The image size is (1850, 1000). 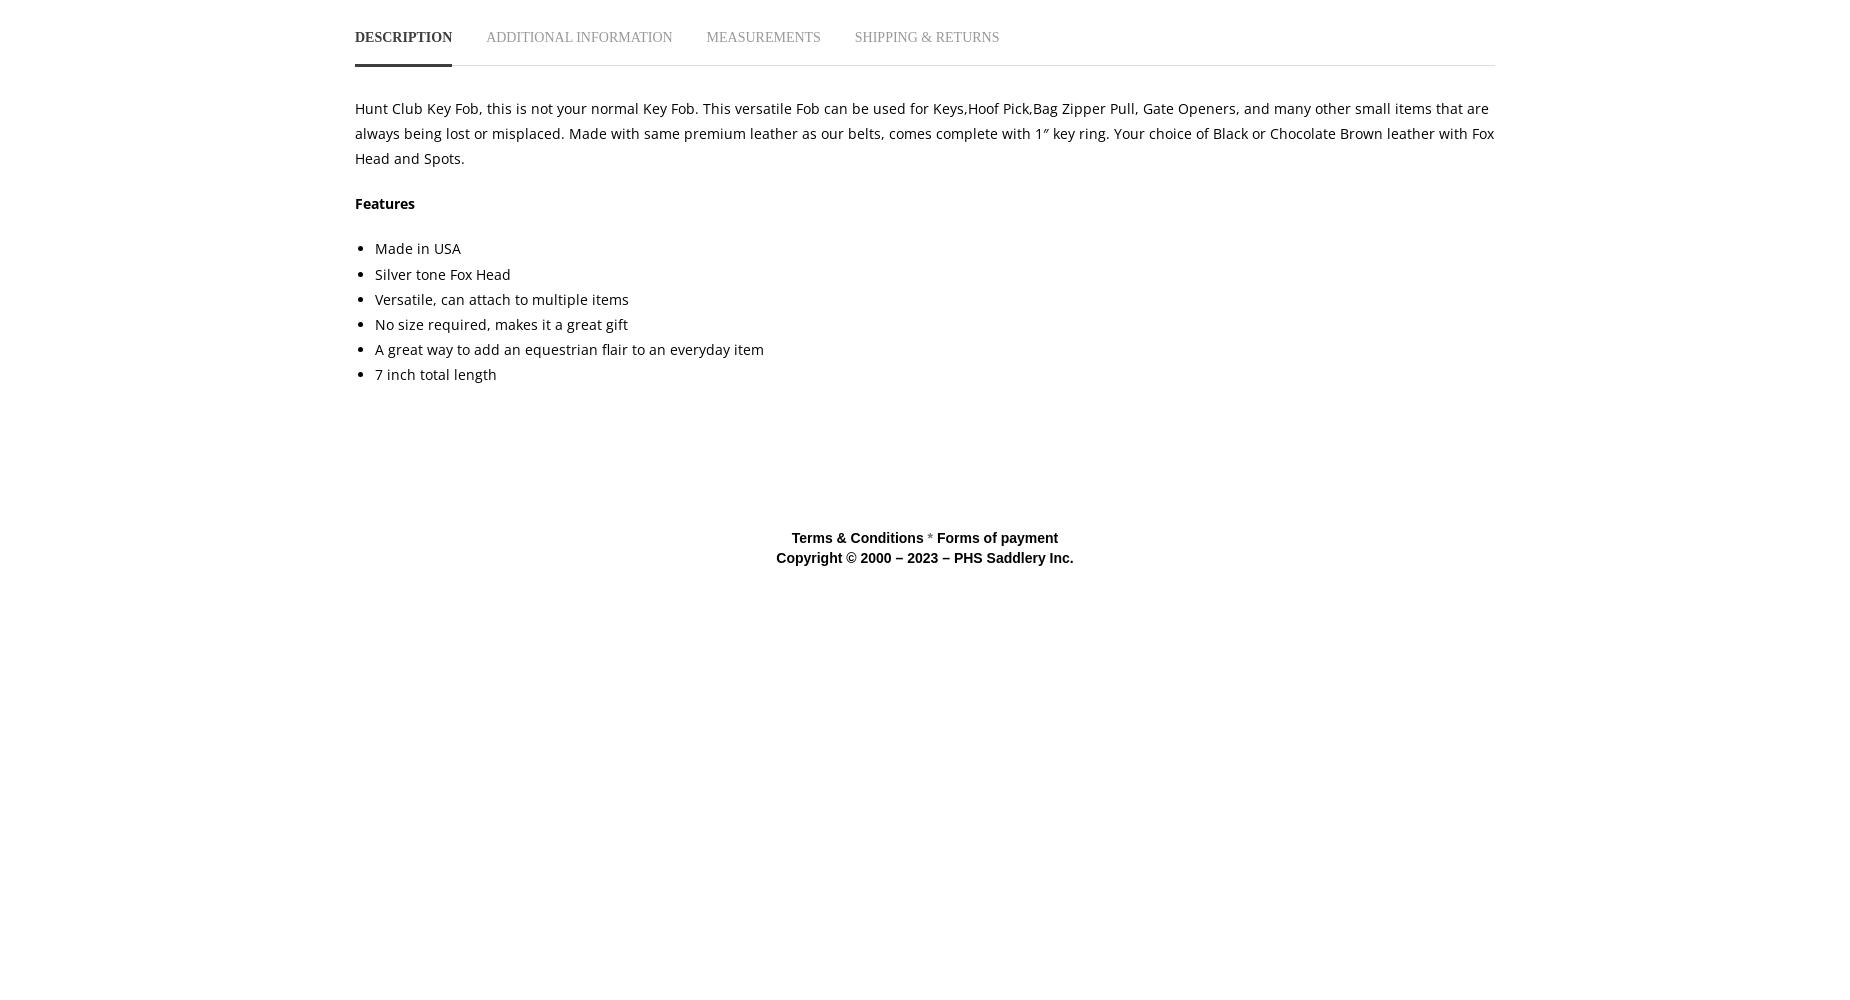 What do you see at coordinates (501, 323) in the screenshot?
I see `'No size required, makes it a great gift'` at bounding box center [501, 323].